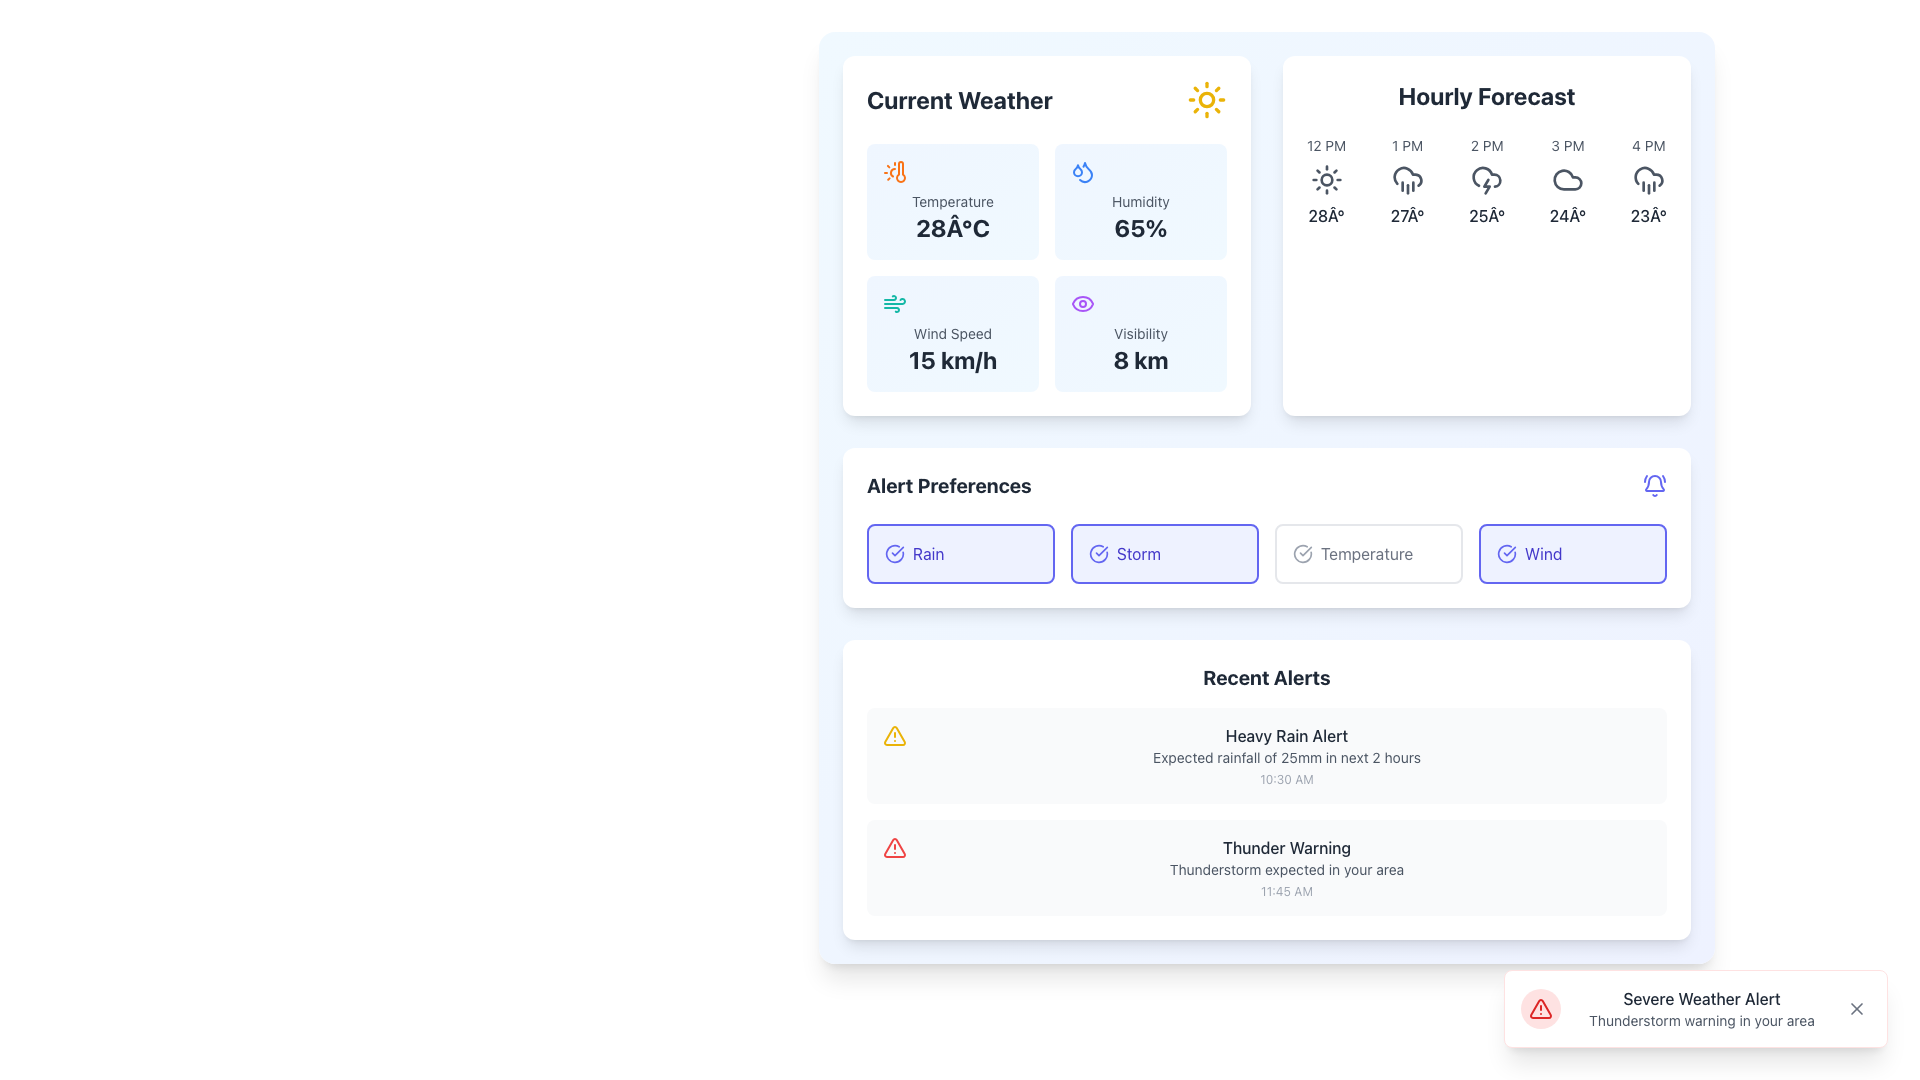 The image size is (1920, 1080). Describe the element at coordinates (1406, 175) in the screenshot. I see `the cloud icon representing the '1 PM' forecast in the 'Hourly Forecast' section` at that location.